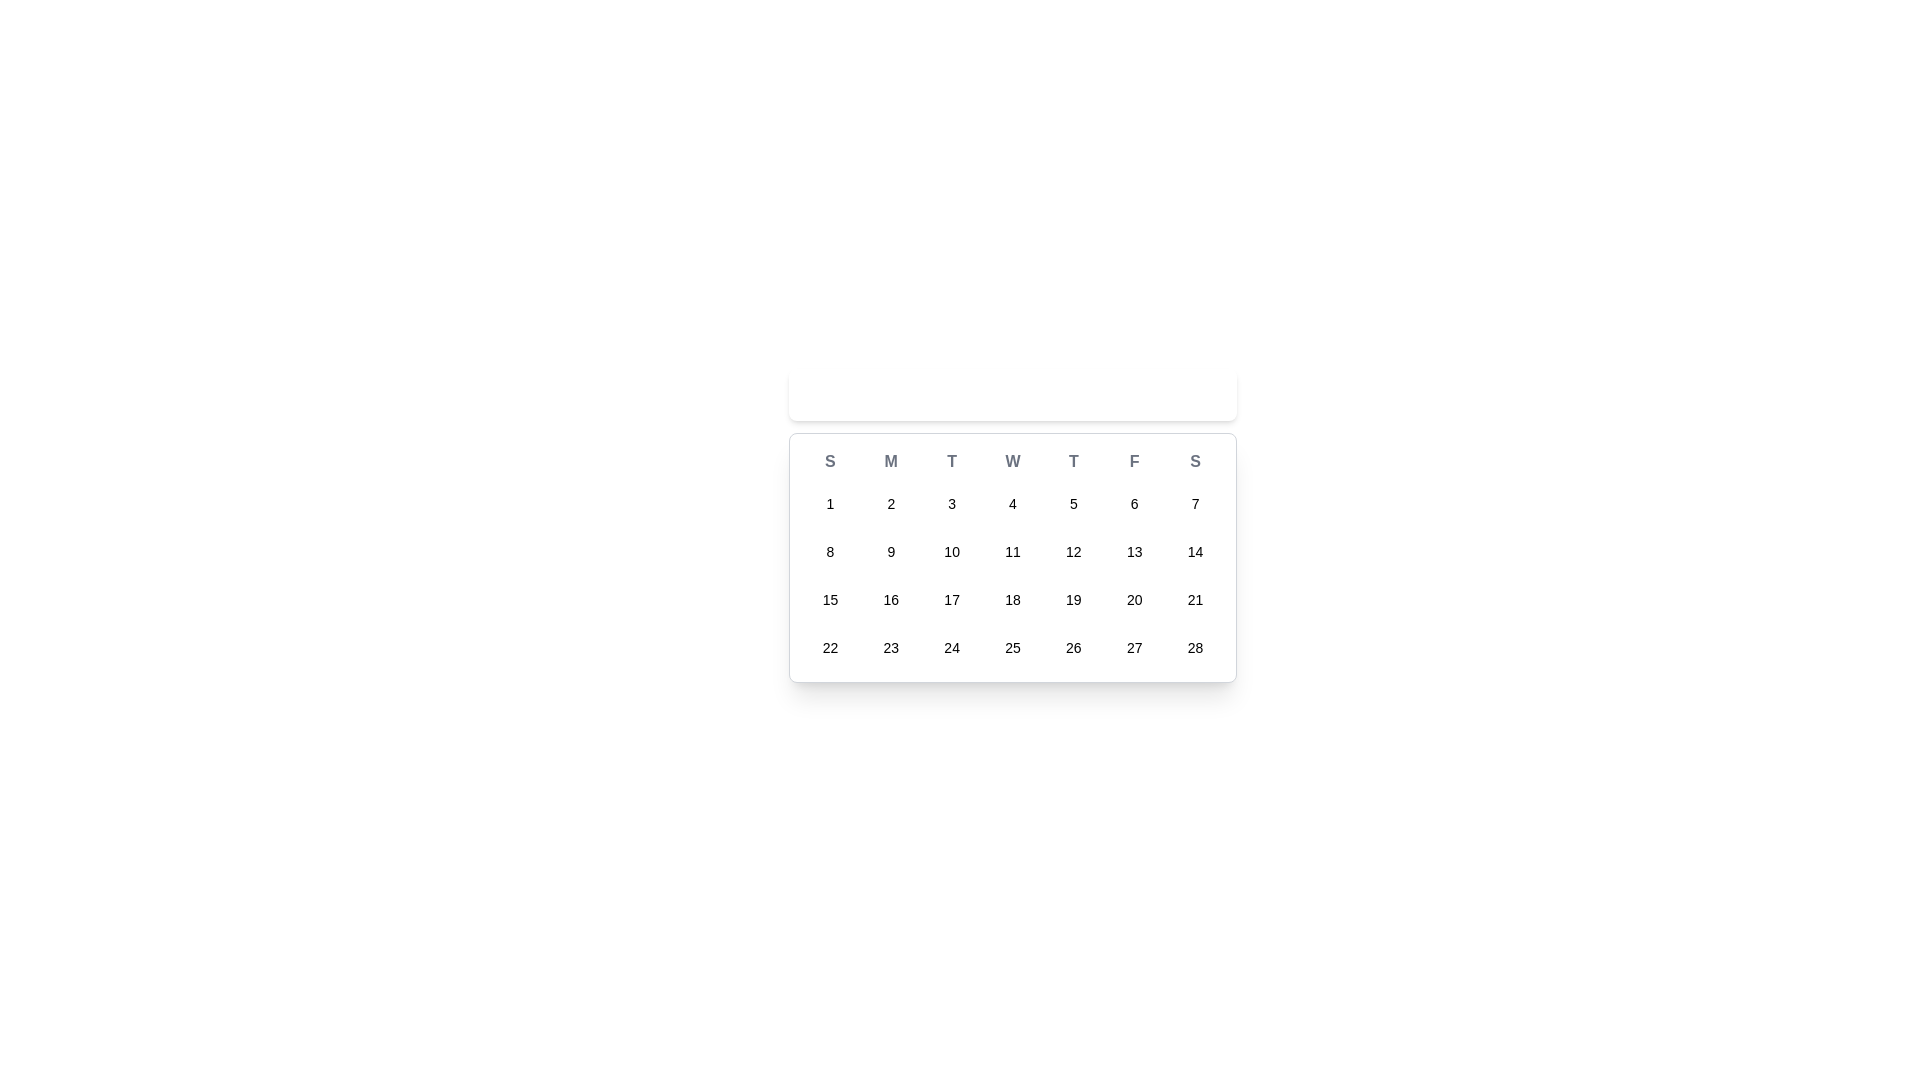 This screenshot has width=1920, height=1080. I want to click on the small rectangular button labeled '2' in the calendar grid, so click(890, 503).